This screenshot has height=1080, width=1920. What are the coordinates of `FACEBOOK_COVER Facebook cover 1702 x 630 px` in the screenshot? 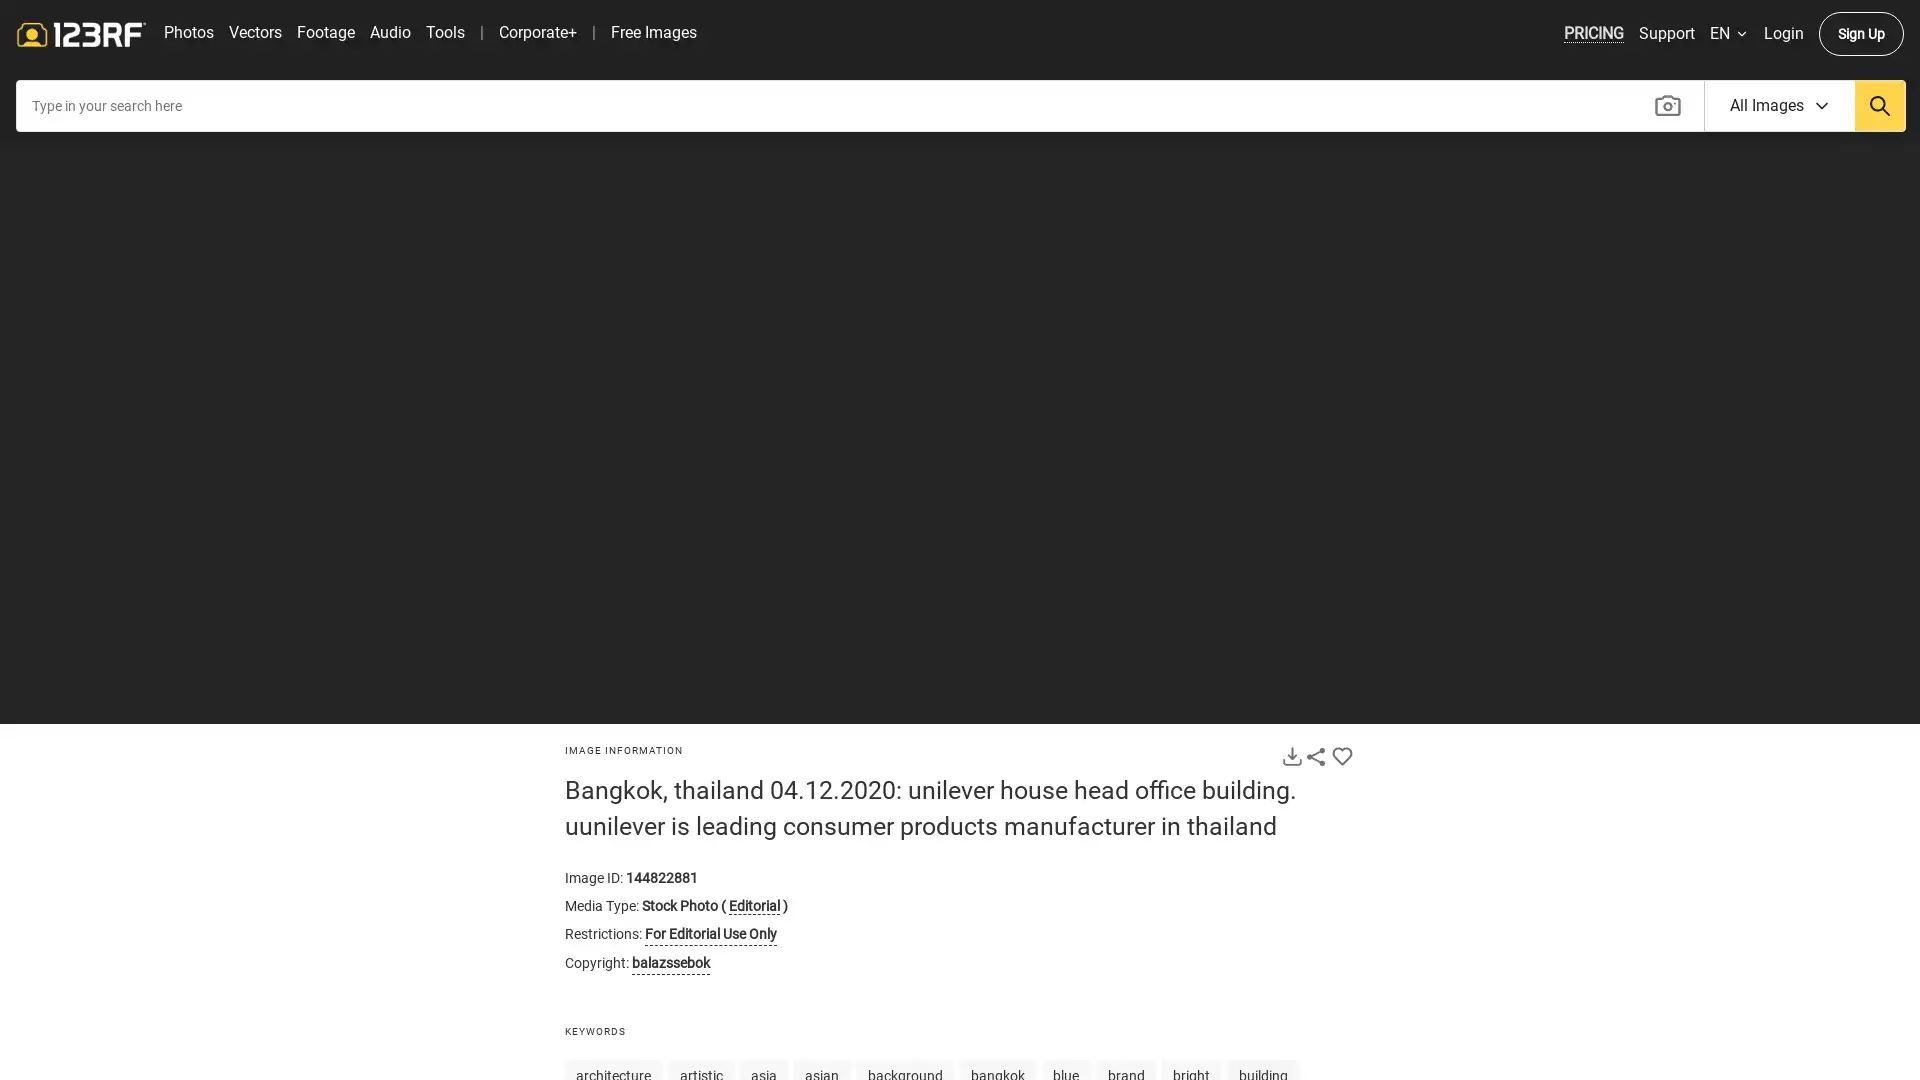 It's located at (1698, 797).